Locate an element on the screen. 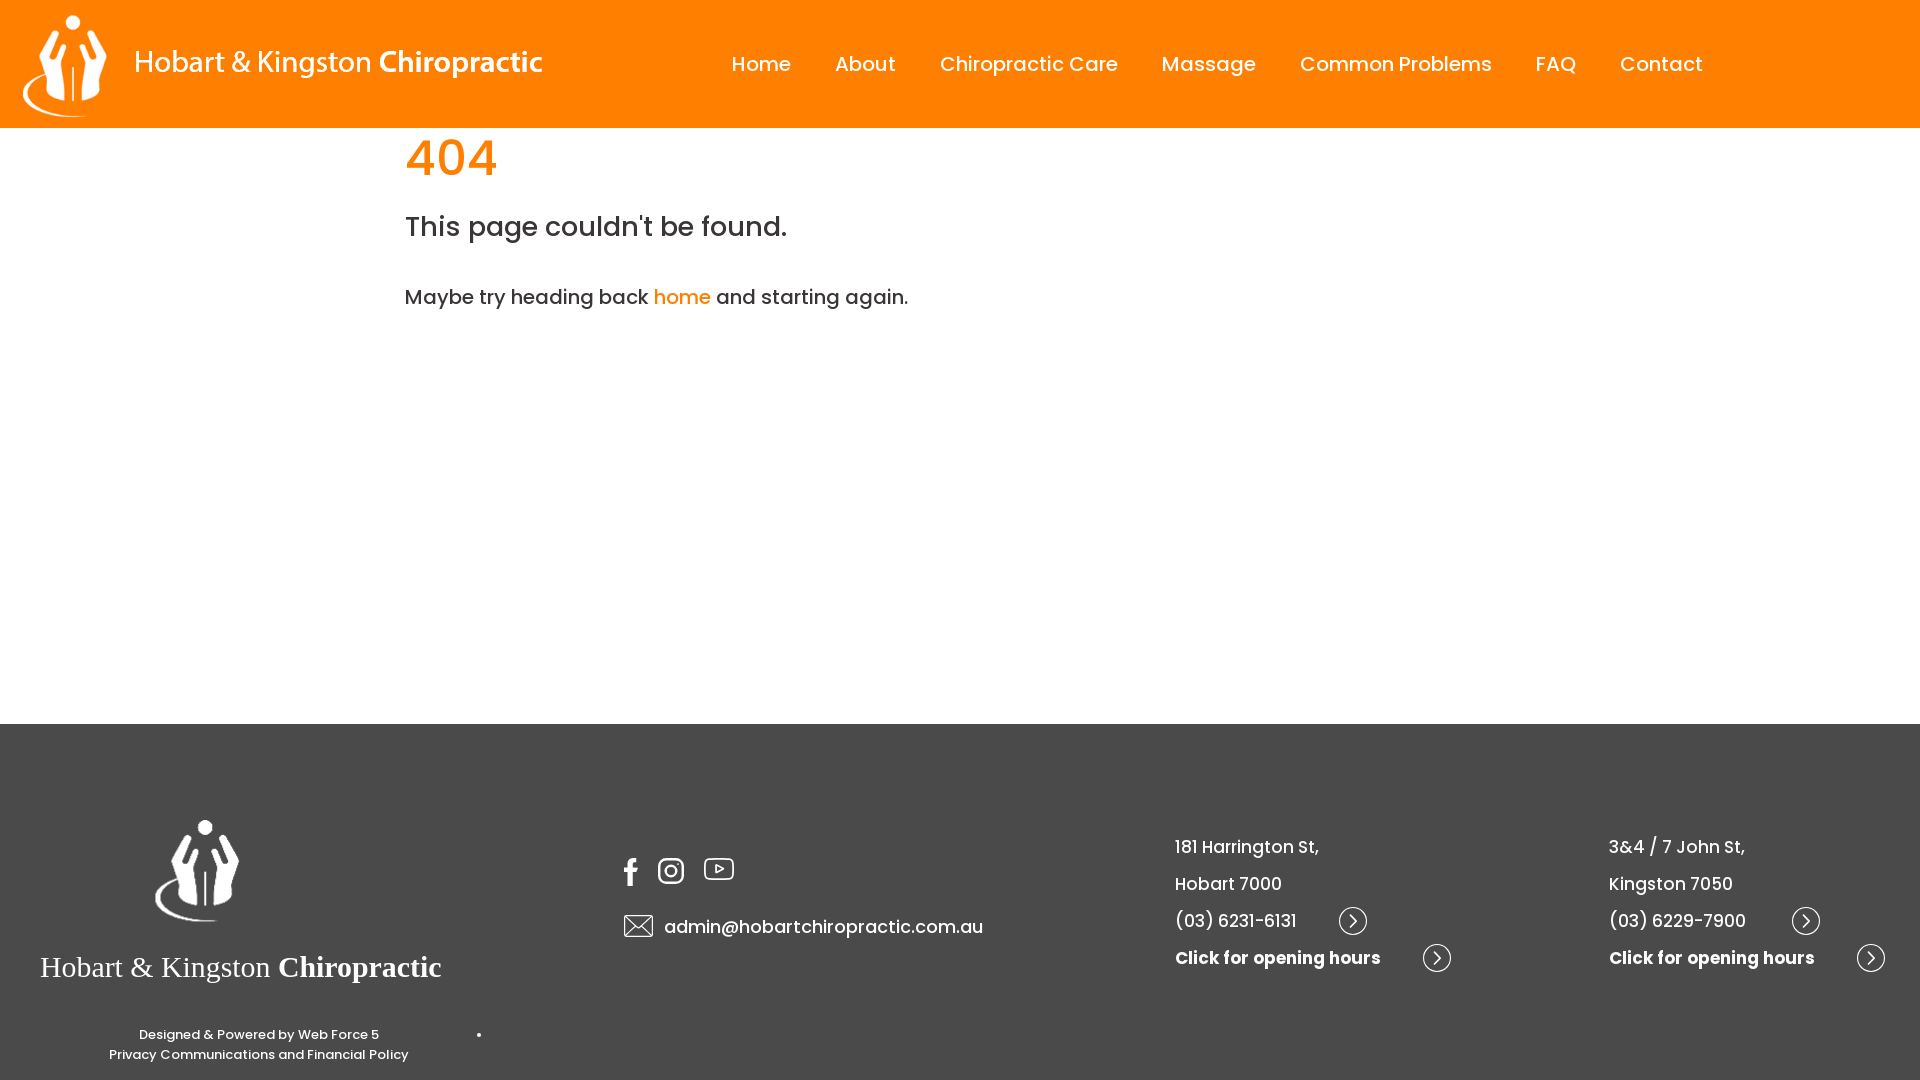  'Privacy Communications and Financial Policy' is located at coordinates (258, 1054).